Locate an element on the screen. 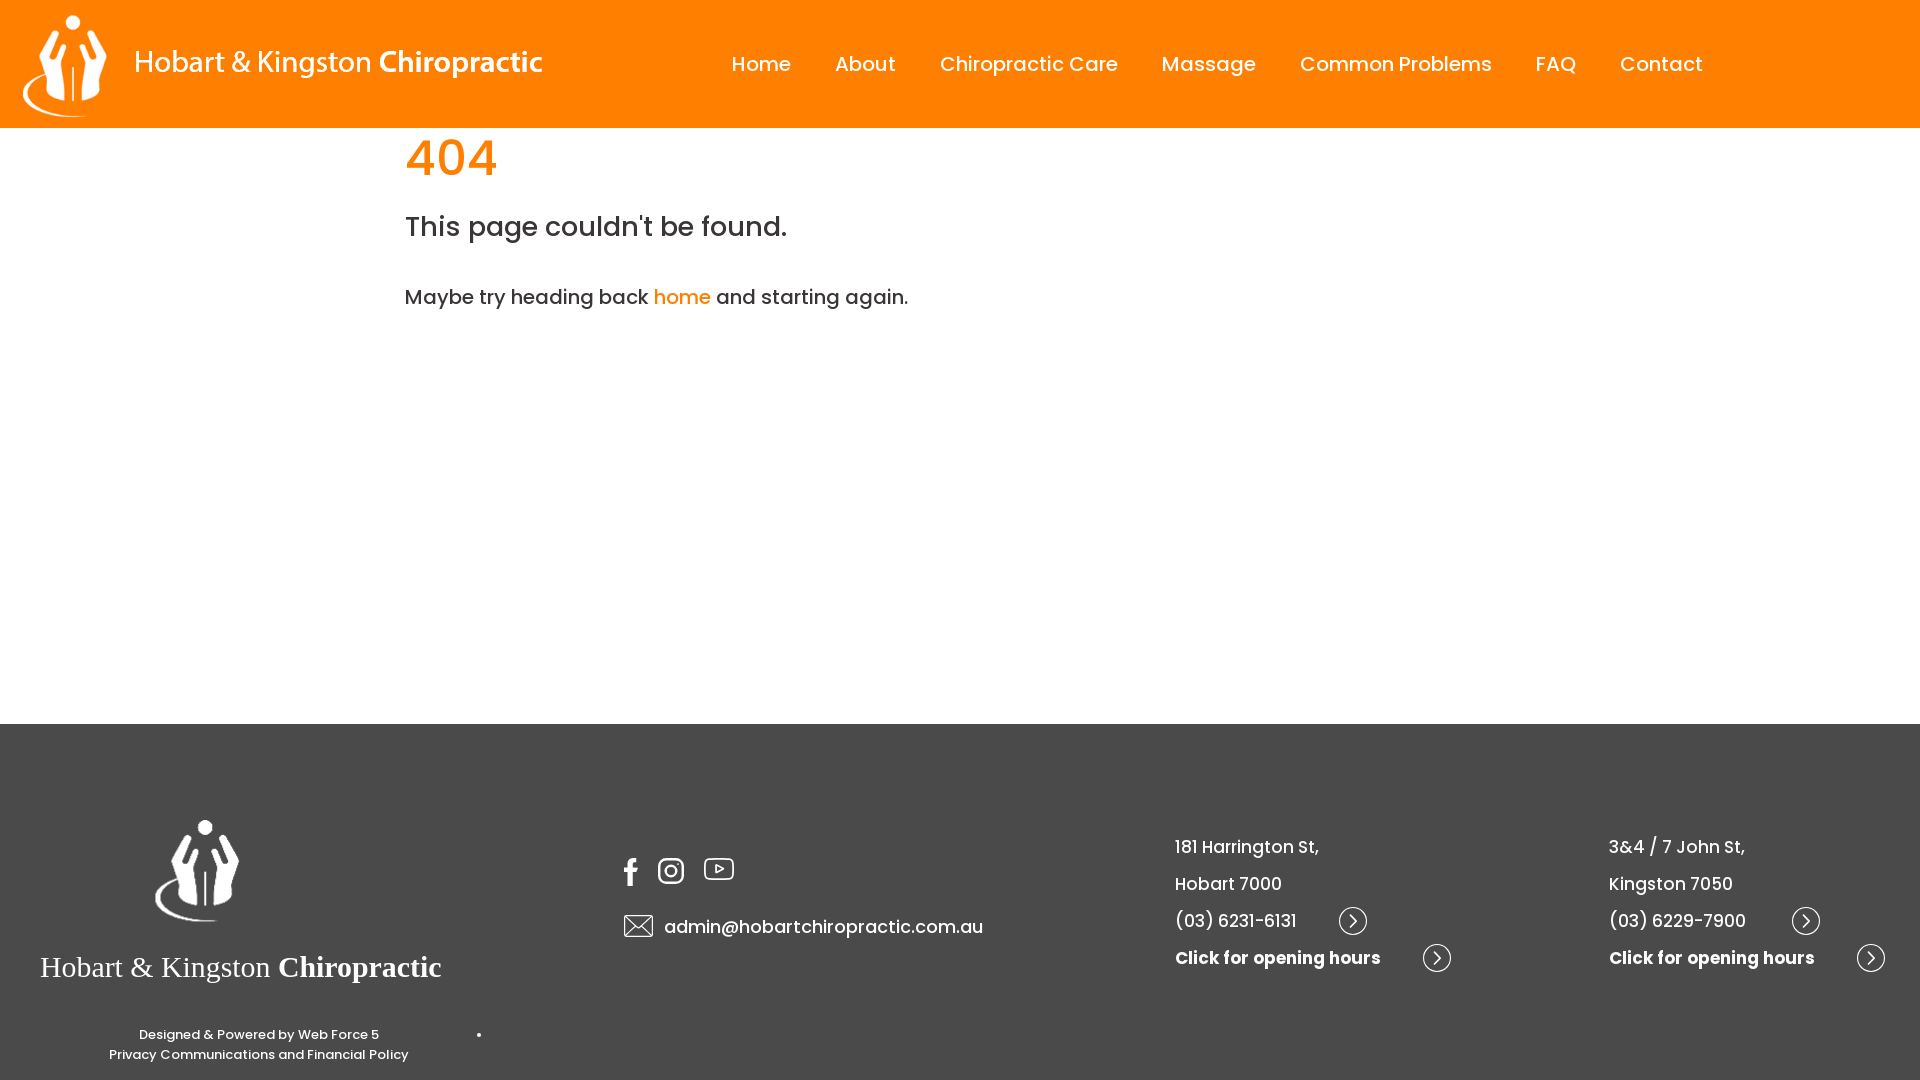  'Privacy Communications and Financial Policy' is located at coordinates (258, 1054).